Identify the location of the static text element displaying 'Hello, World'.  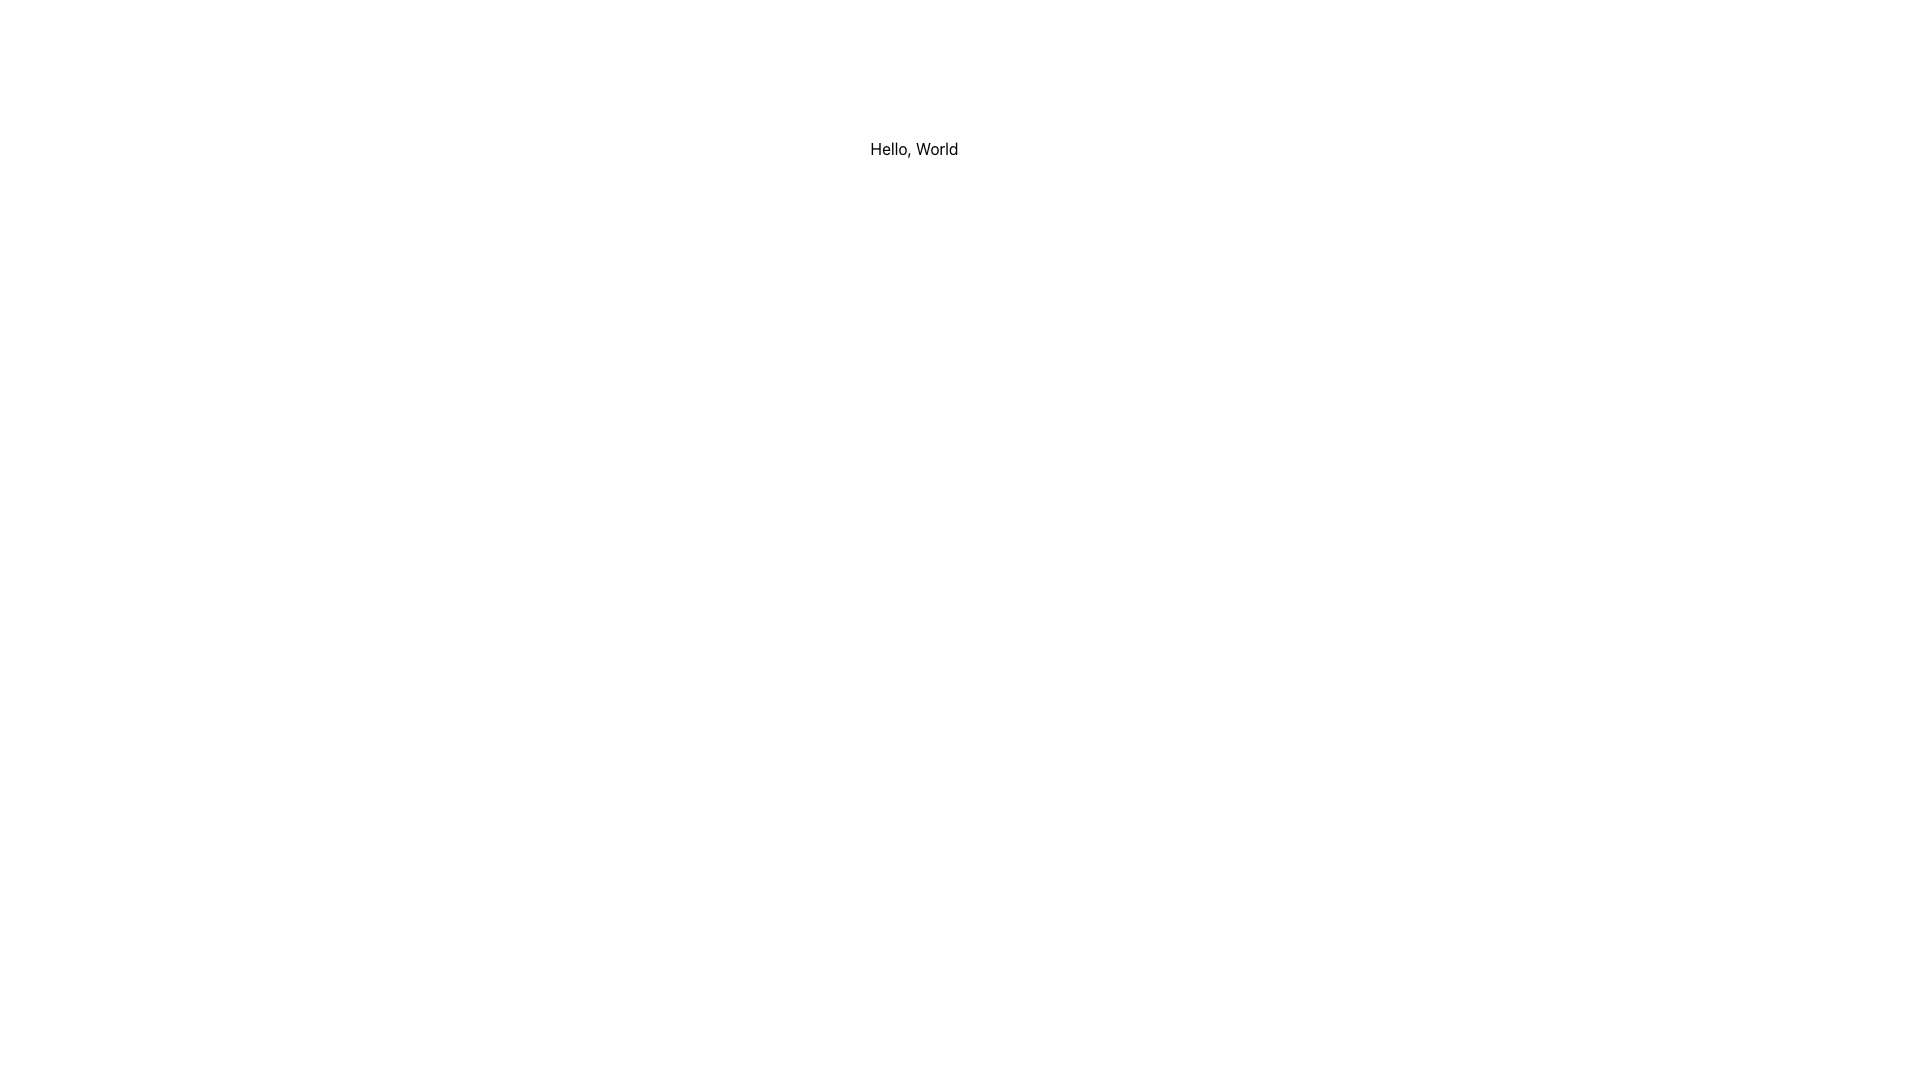
(913, 148).